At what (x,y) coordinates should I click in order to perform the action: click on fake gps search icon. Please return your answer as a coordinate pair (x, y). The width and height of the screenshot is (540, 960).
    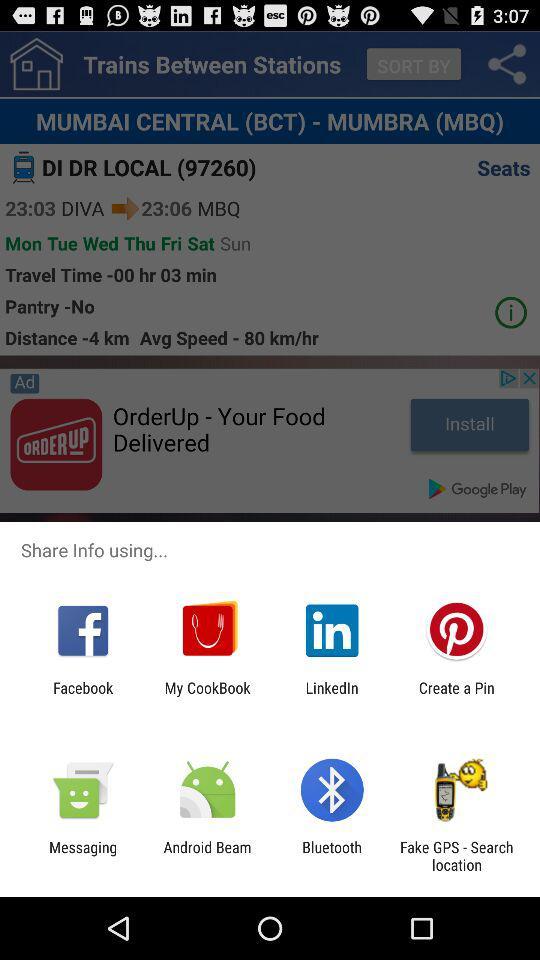
    Looking at the image, I should click on (456, 855).